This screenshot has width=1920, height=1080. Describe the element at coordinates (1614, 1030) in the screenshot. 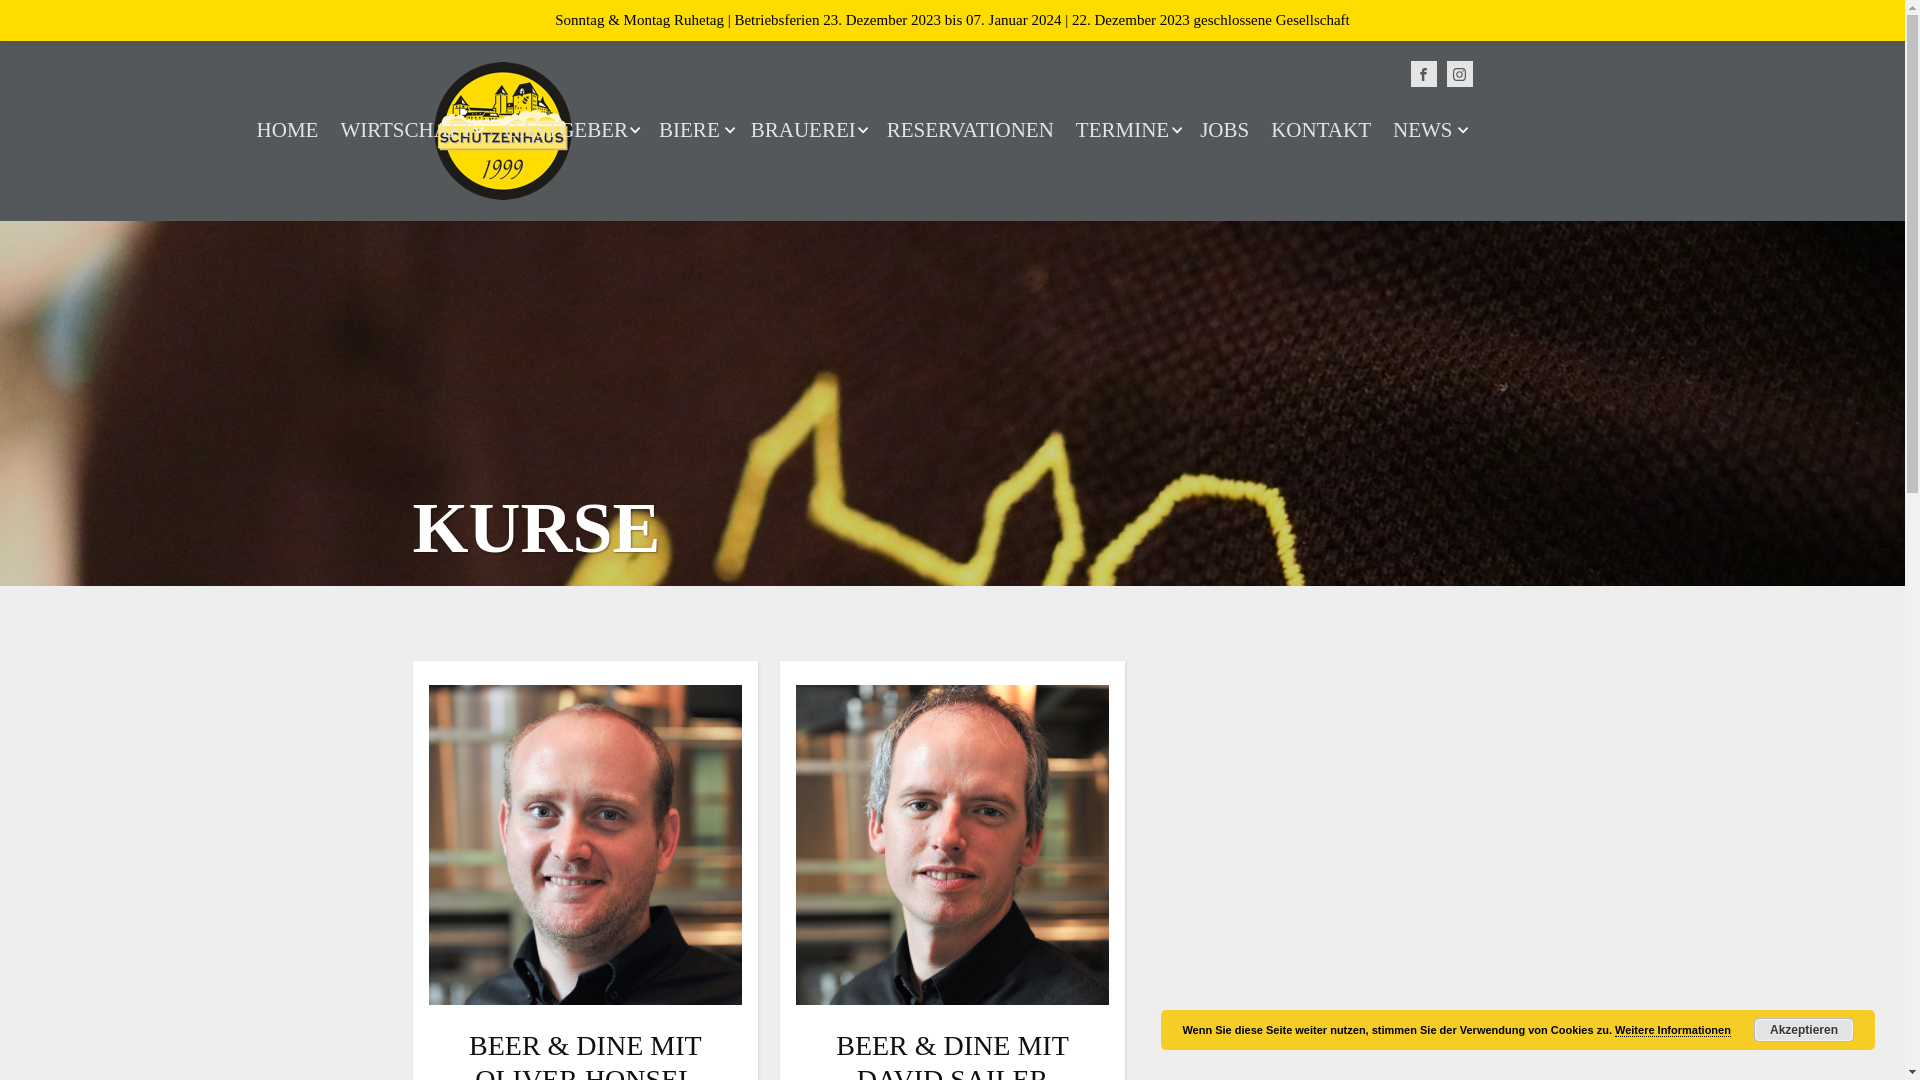

I see `'Weitere Informationen'` at that location.